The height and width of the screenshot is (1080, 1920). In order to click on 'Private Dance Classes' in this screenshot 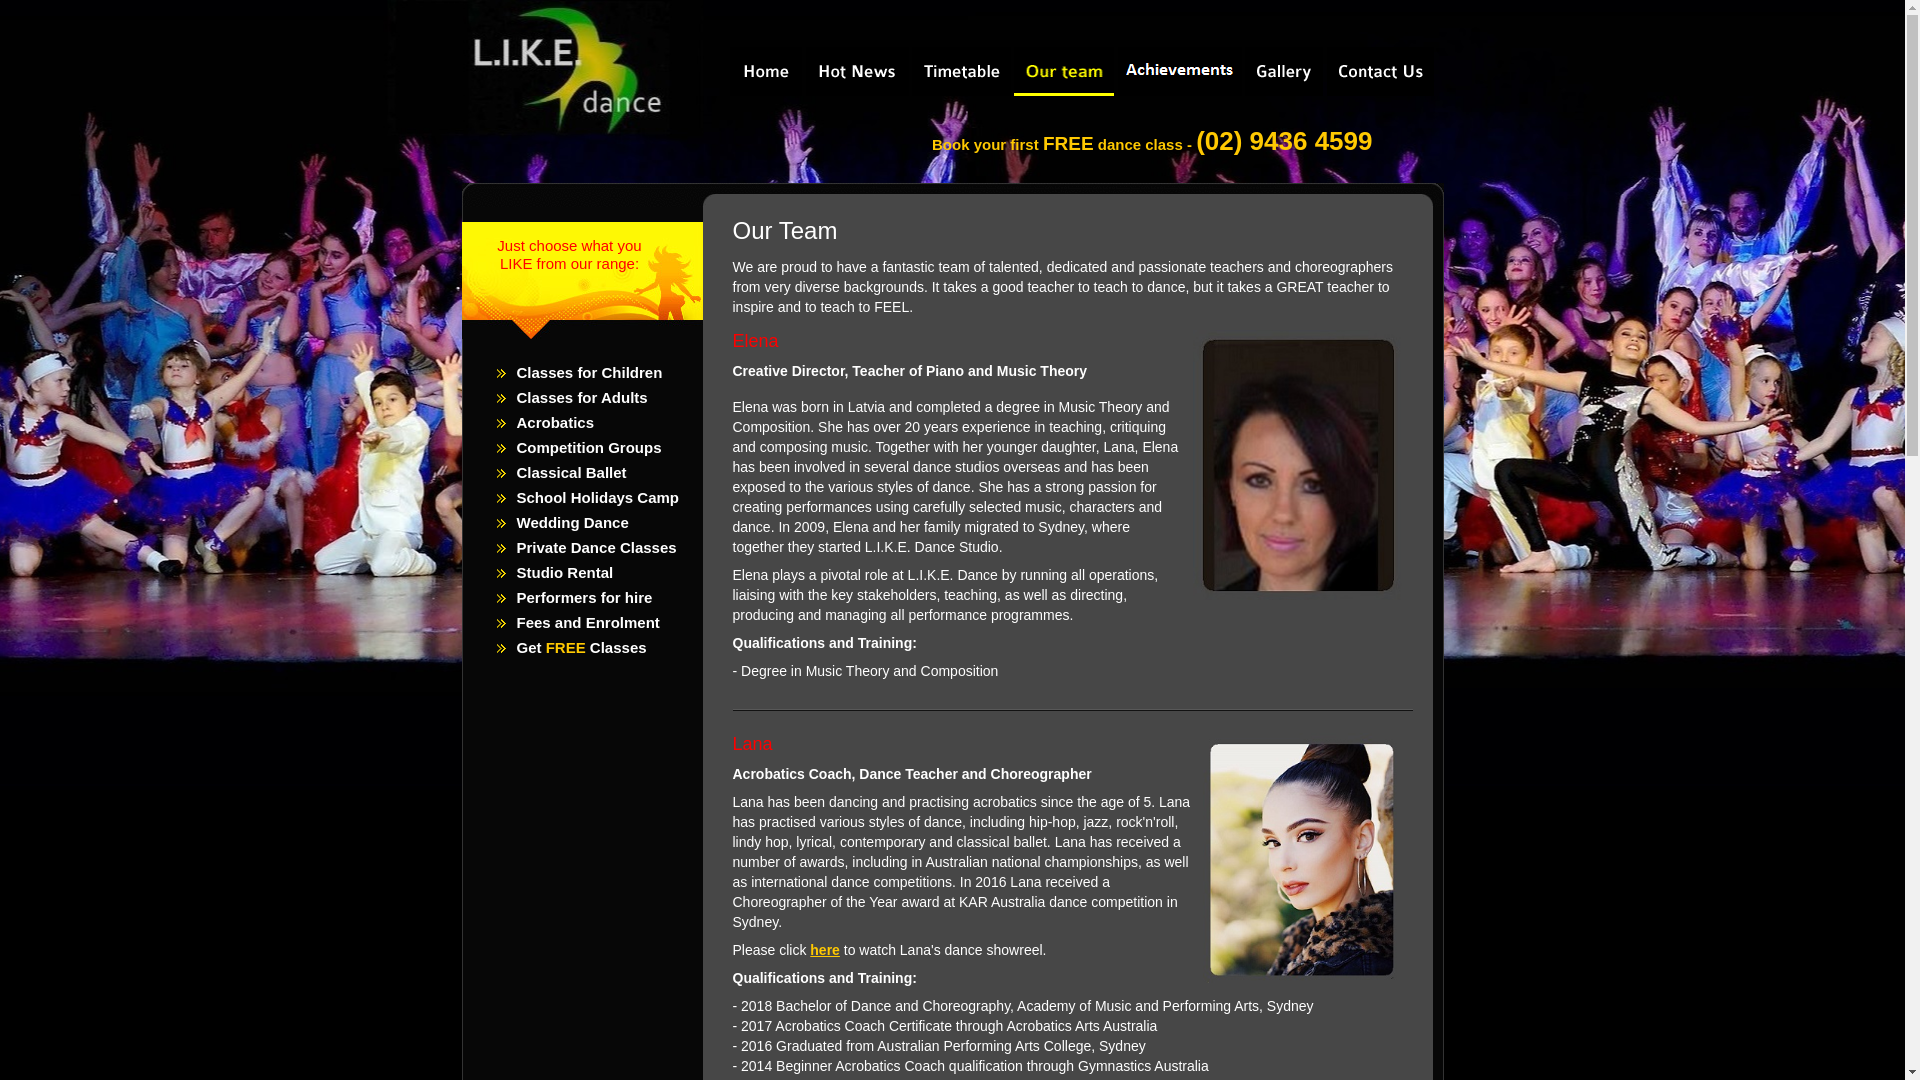, I will do `click(594, 547)`.